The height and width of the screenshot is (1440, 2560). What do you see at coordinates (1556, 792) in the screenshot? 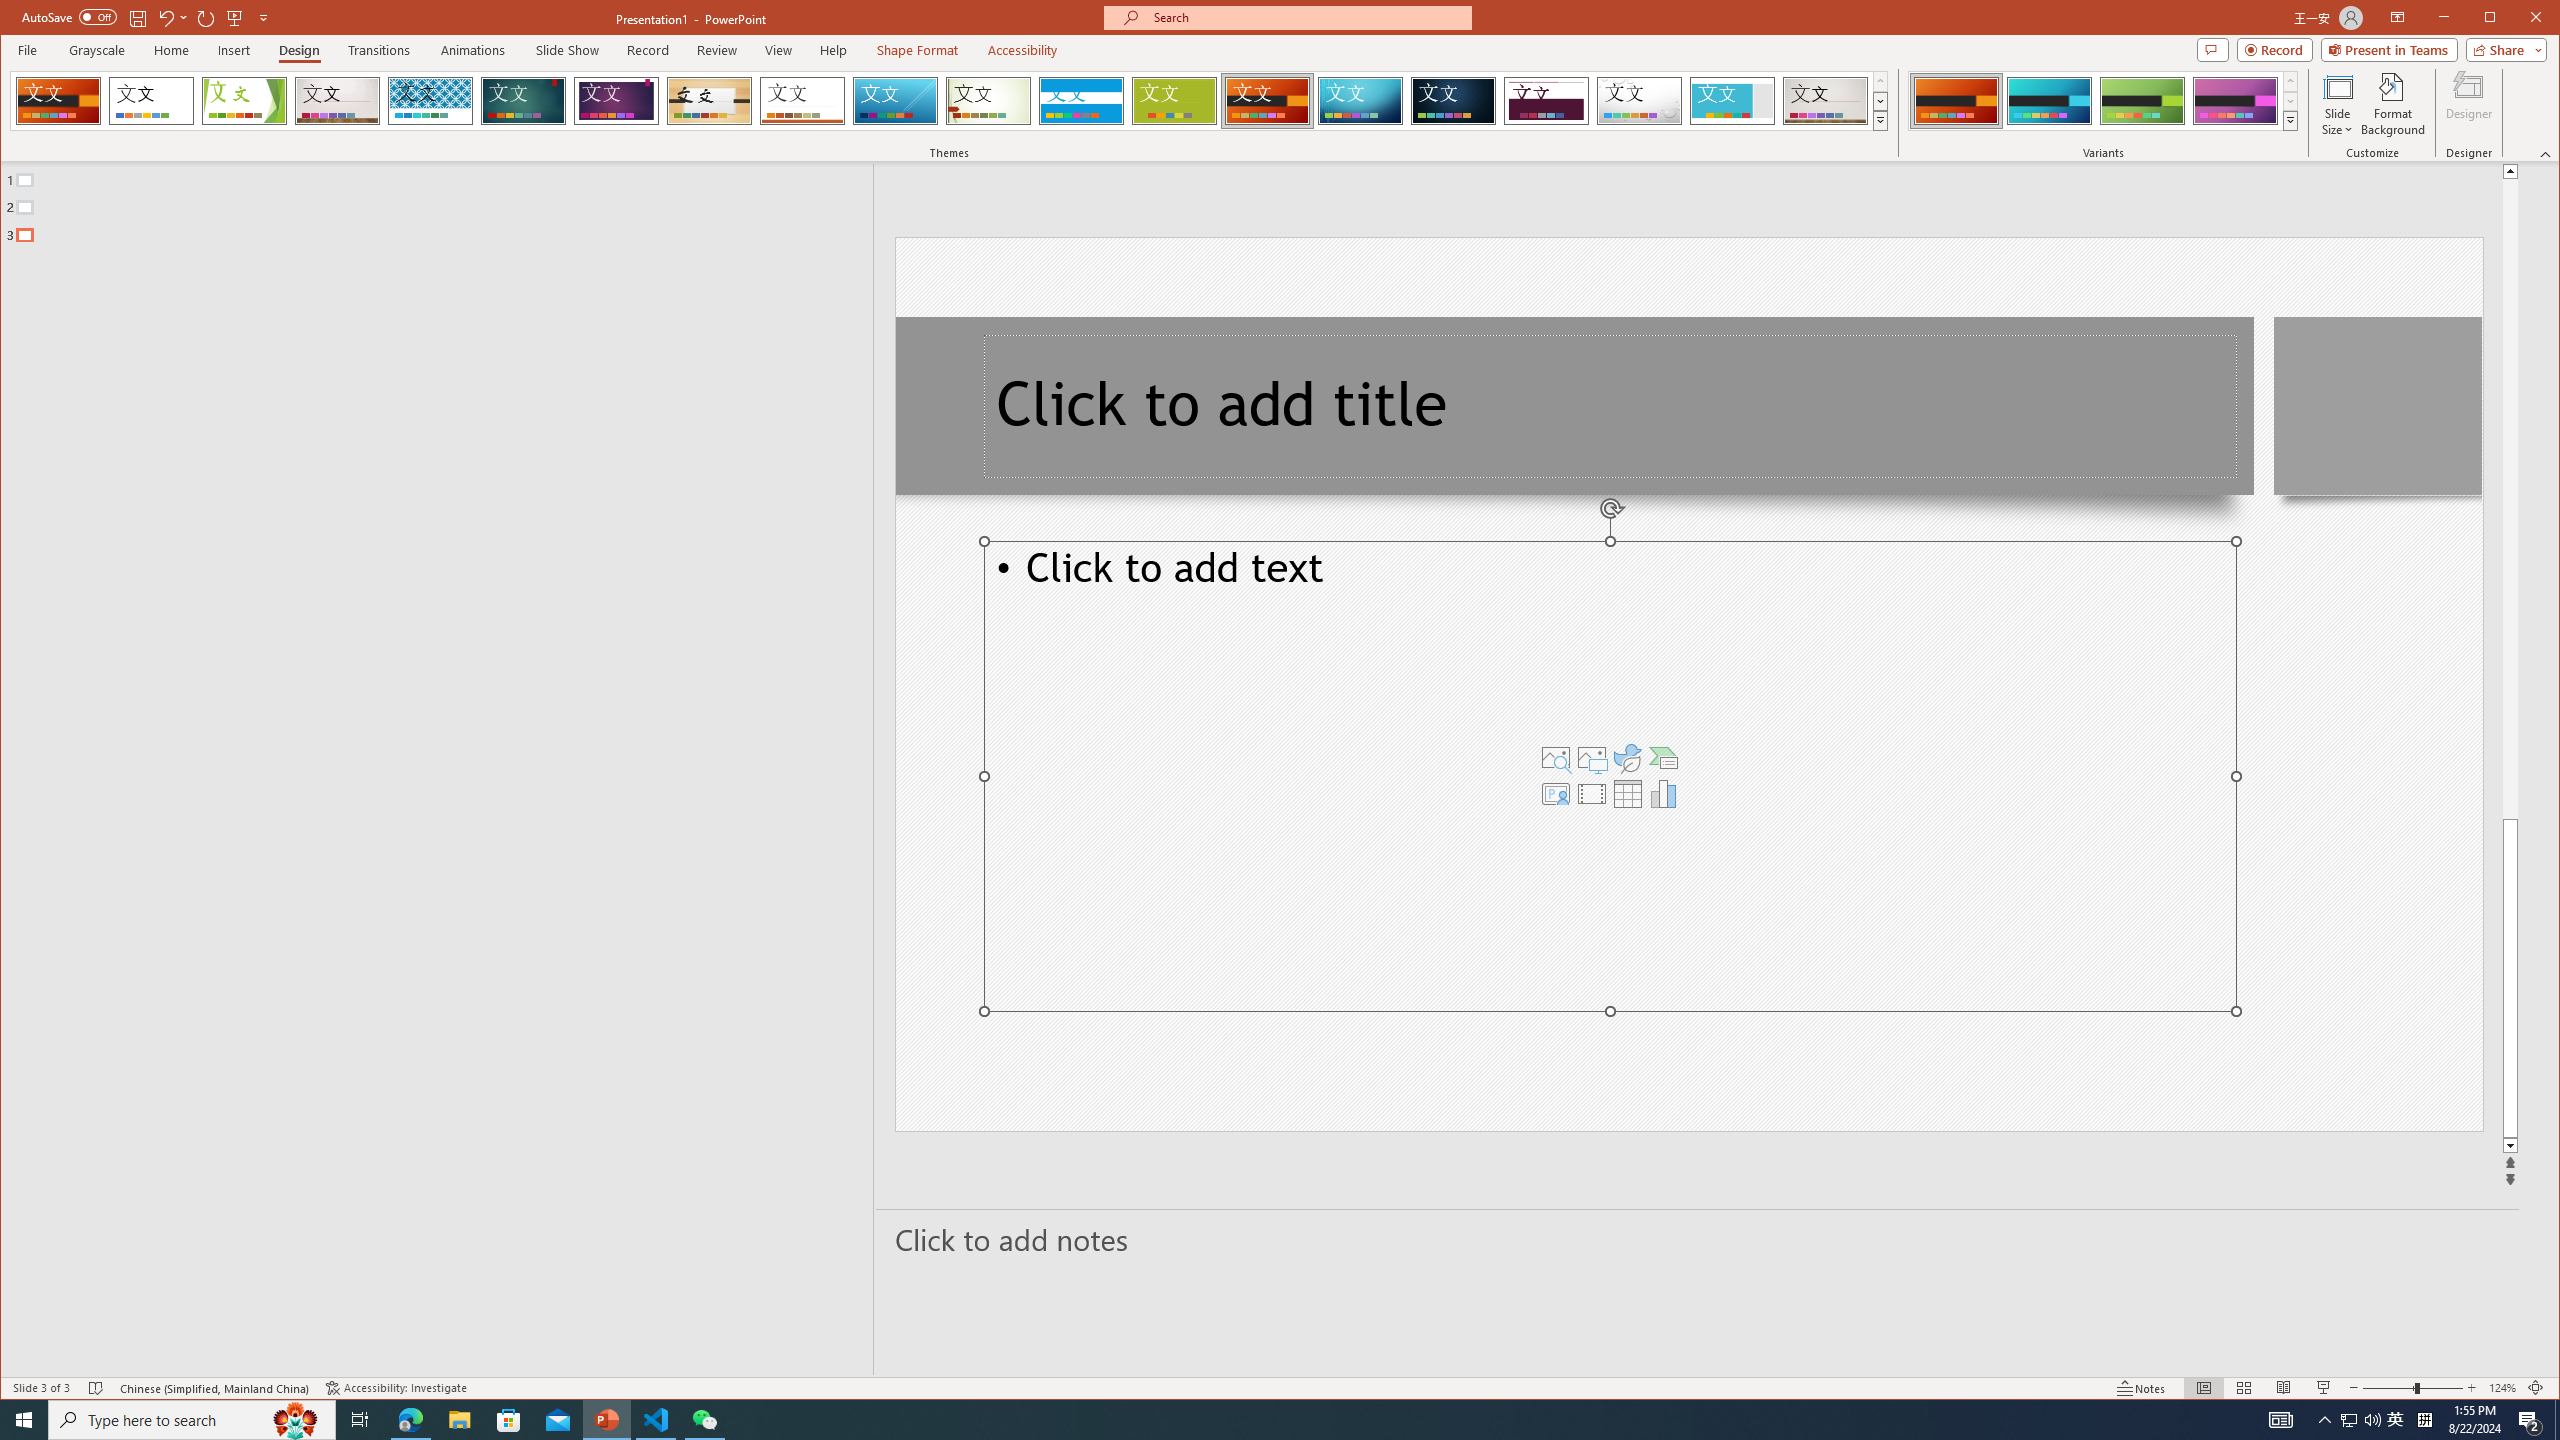
I see `'Insert Cameo'` at bounding box center [1556, 792].